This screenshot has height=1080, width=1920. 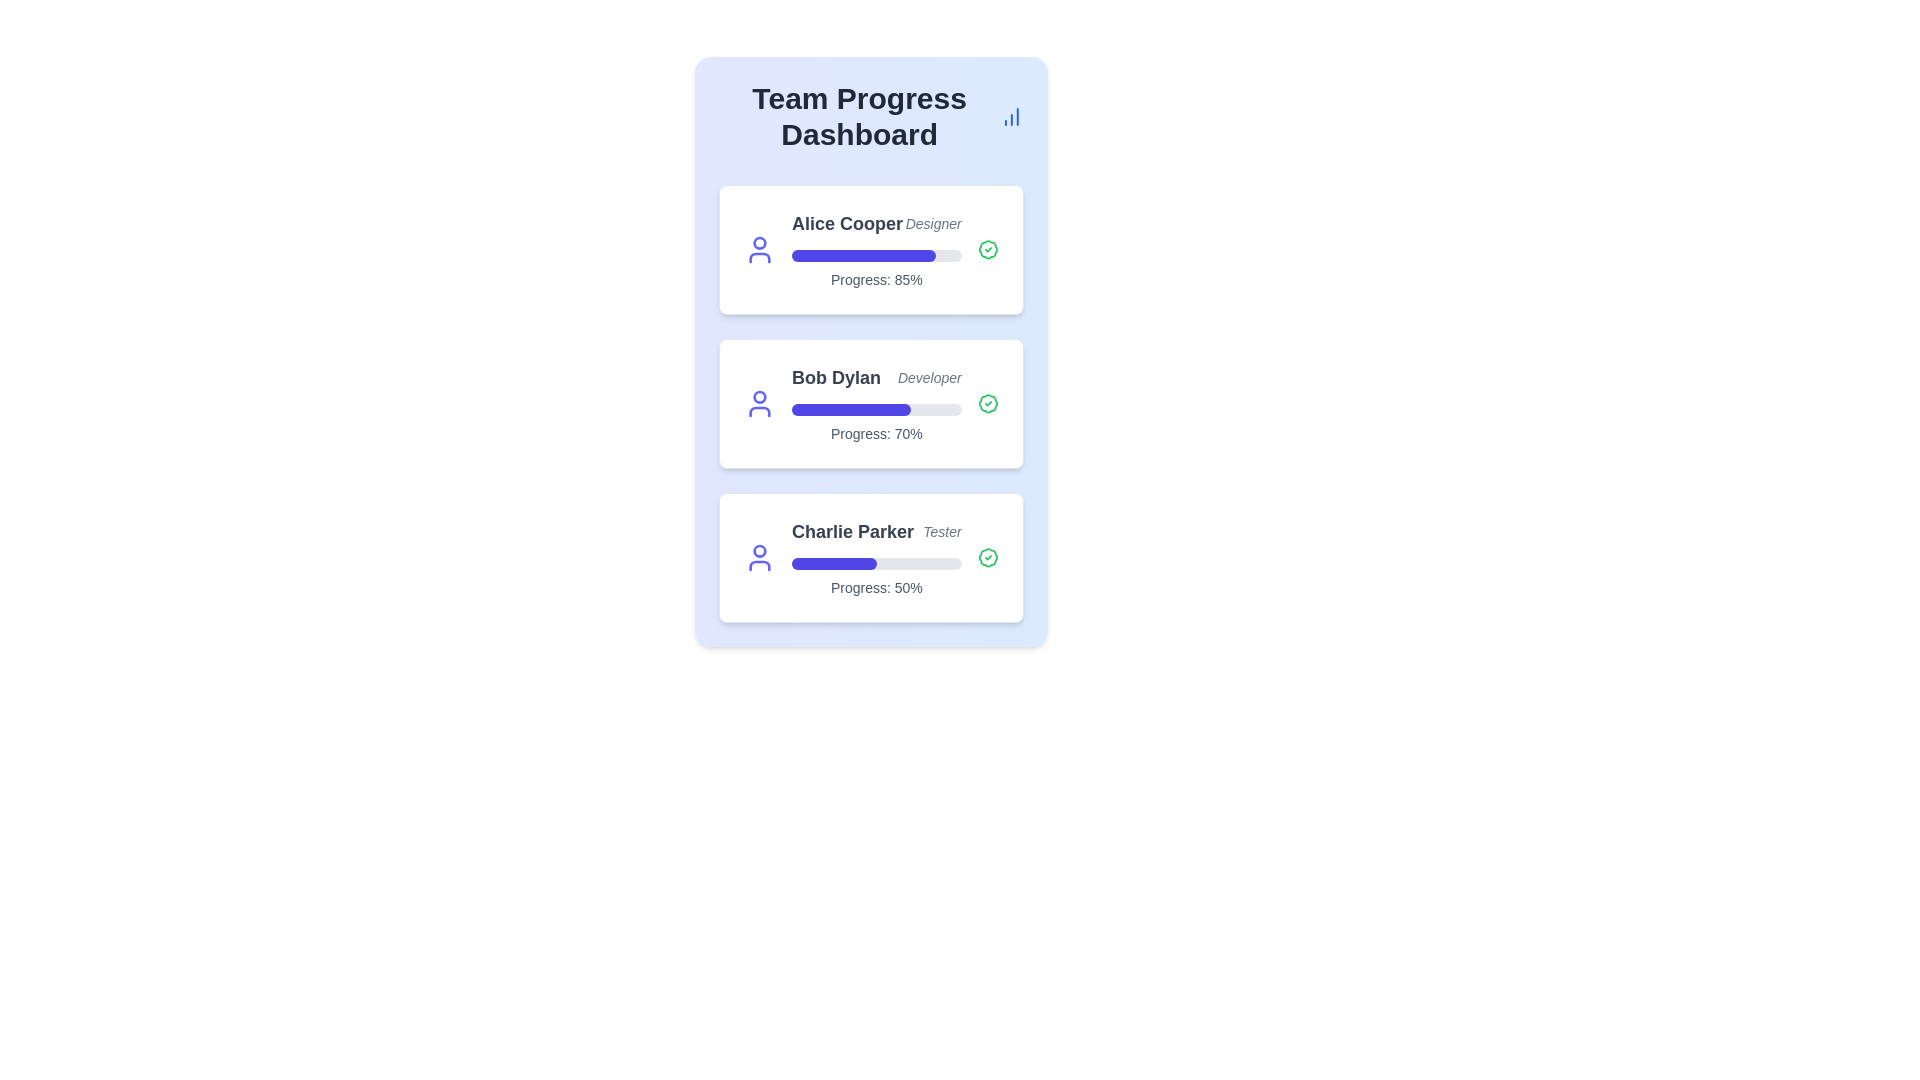 I want to click on the horizontal progress bar styled as a rounded rectangle with a light-gray background and an indigo-colored segment, representing 85% progress, located within the card for 'Alice Cooper' in the 'Team Progress Dashboard', so click(x=876, y=254).